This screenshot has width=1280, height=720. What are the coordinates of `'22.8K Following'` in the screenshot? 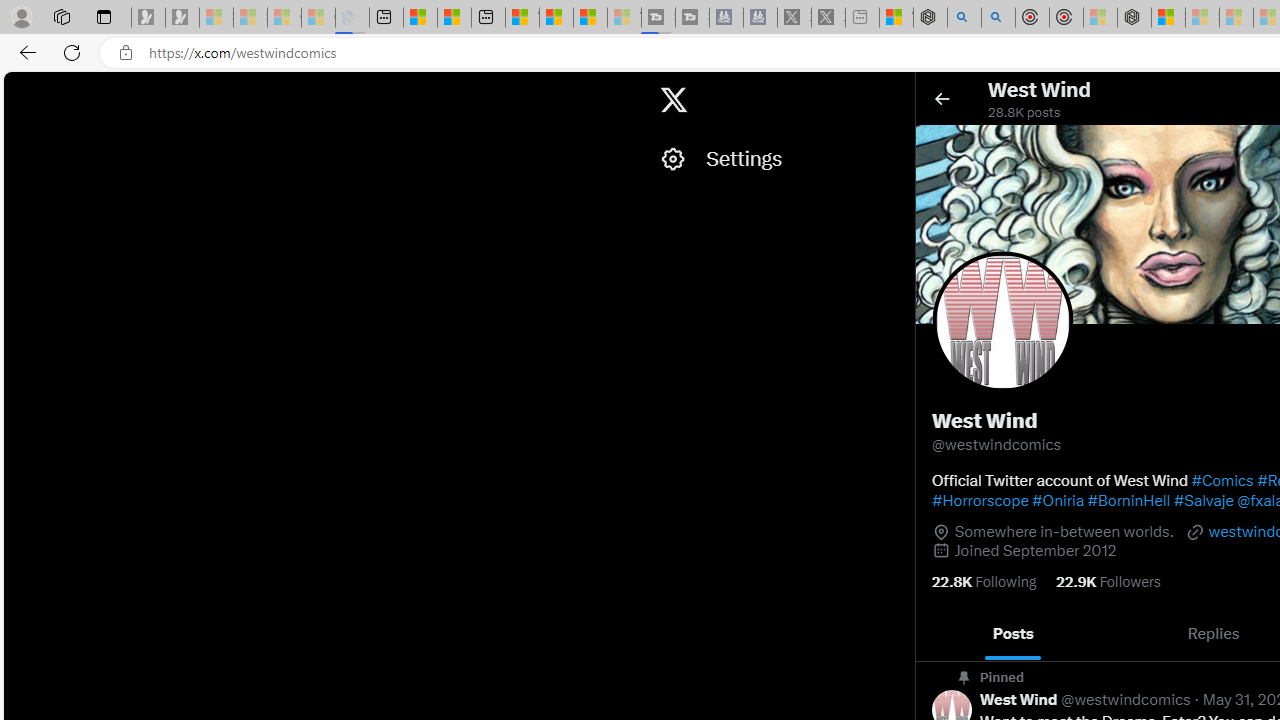 It's located at (984, 582).